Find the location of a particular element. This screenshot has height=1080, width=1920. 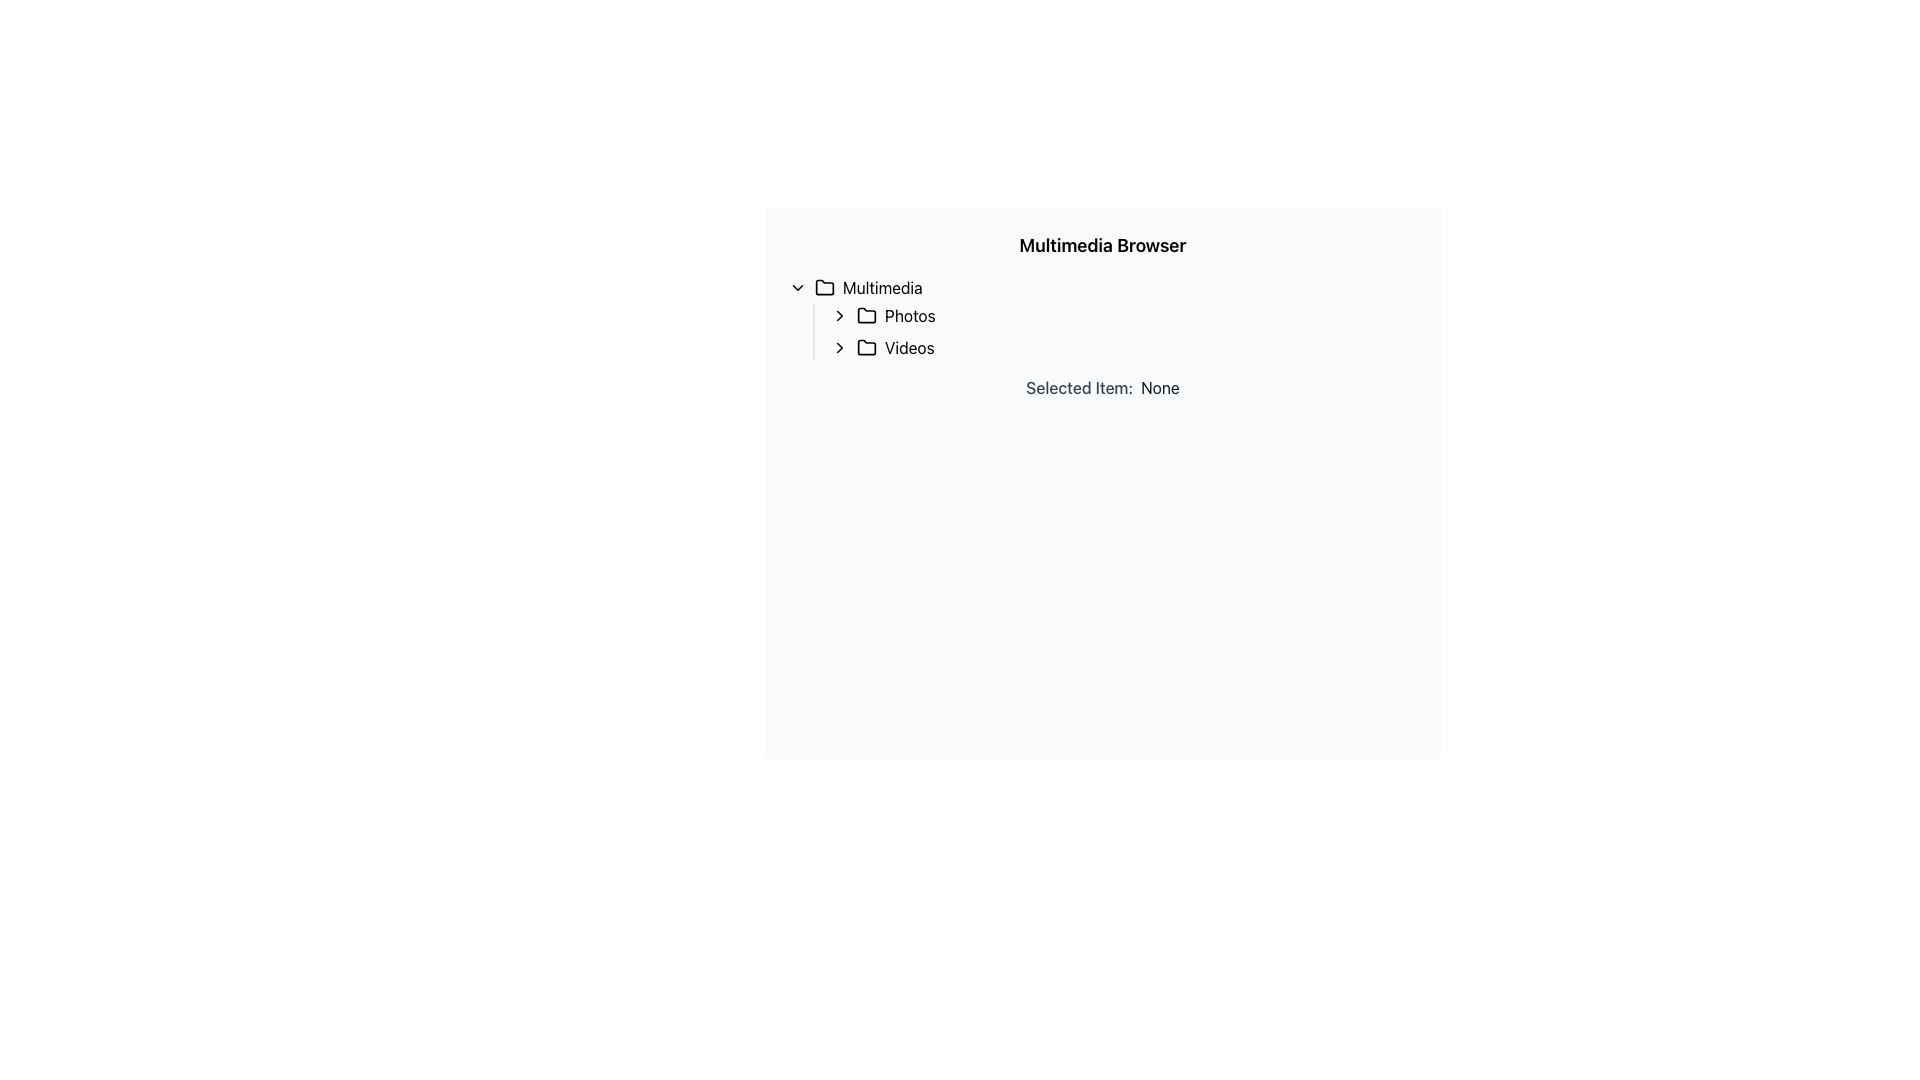

the SVG vector graphic icon representing the 'Photos' folder in the multimedia browser tree structure, which is located to the left of the 'Photos' label is located at coordinates (867, 315).